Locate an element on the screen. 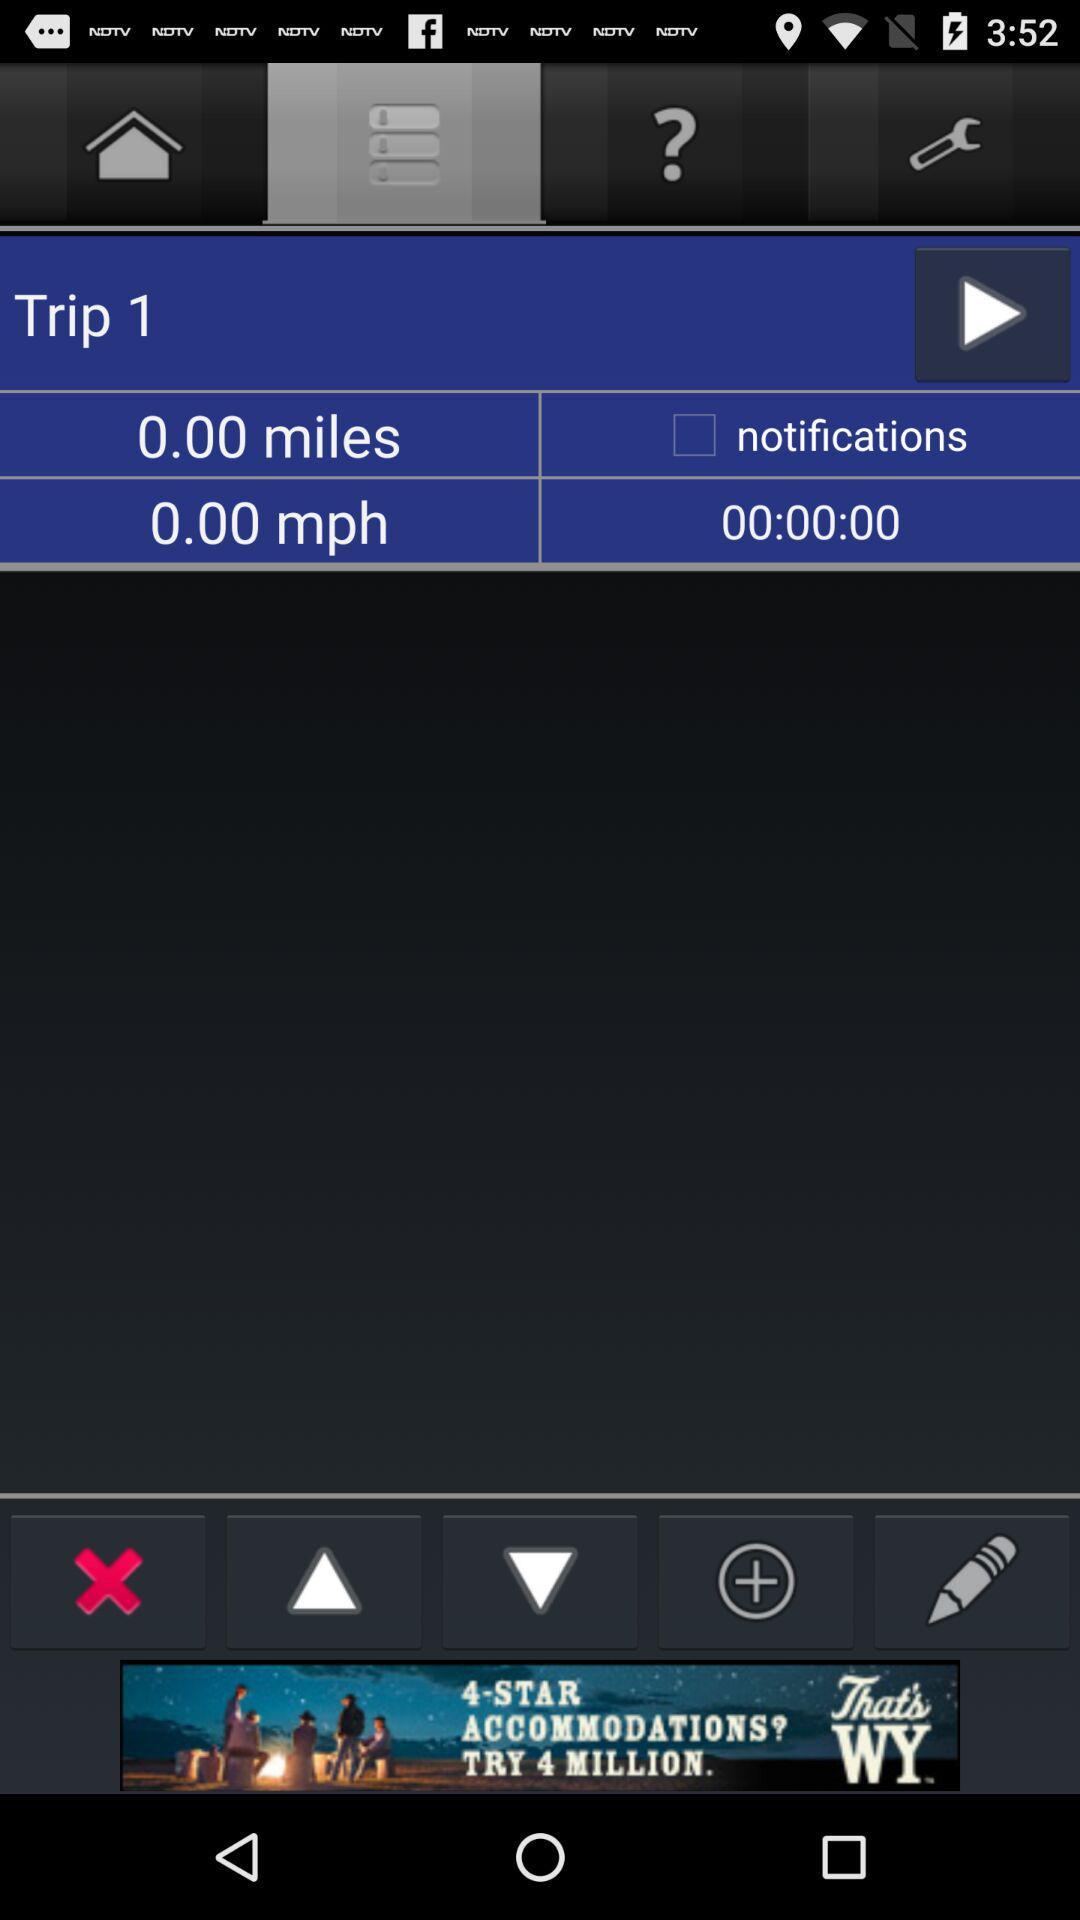 The image size is (1080, 1920). the edit icon is located at coordinates (971, 1690).